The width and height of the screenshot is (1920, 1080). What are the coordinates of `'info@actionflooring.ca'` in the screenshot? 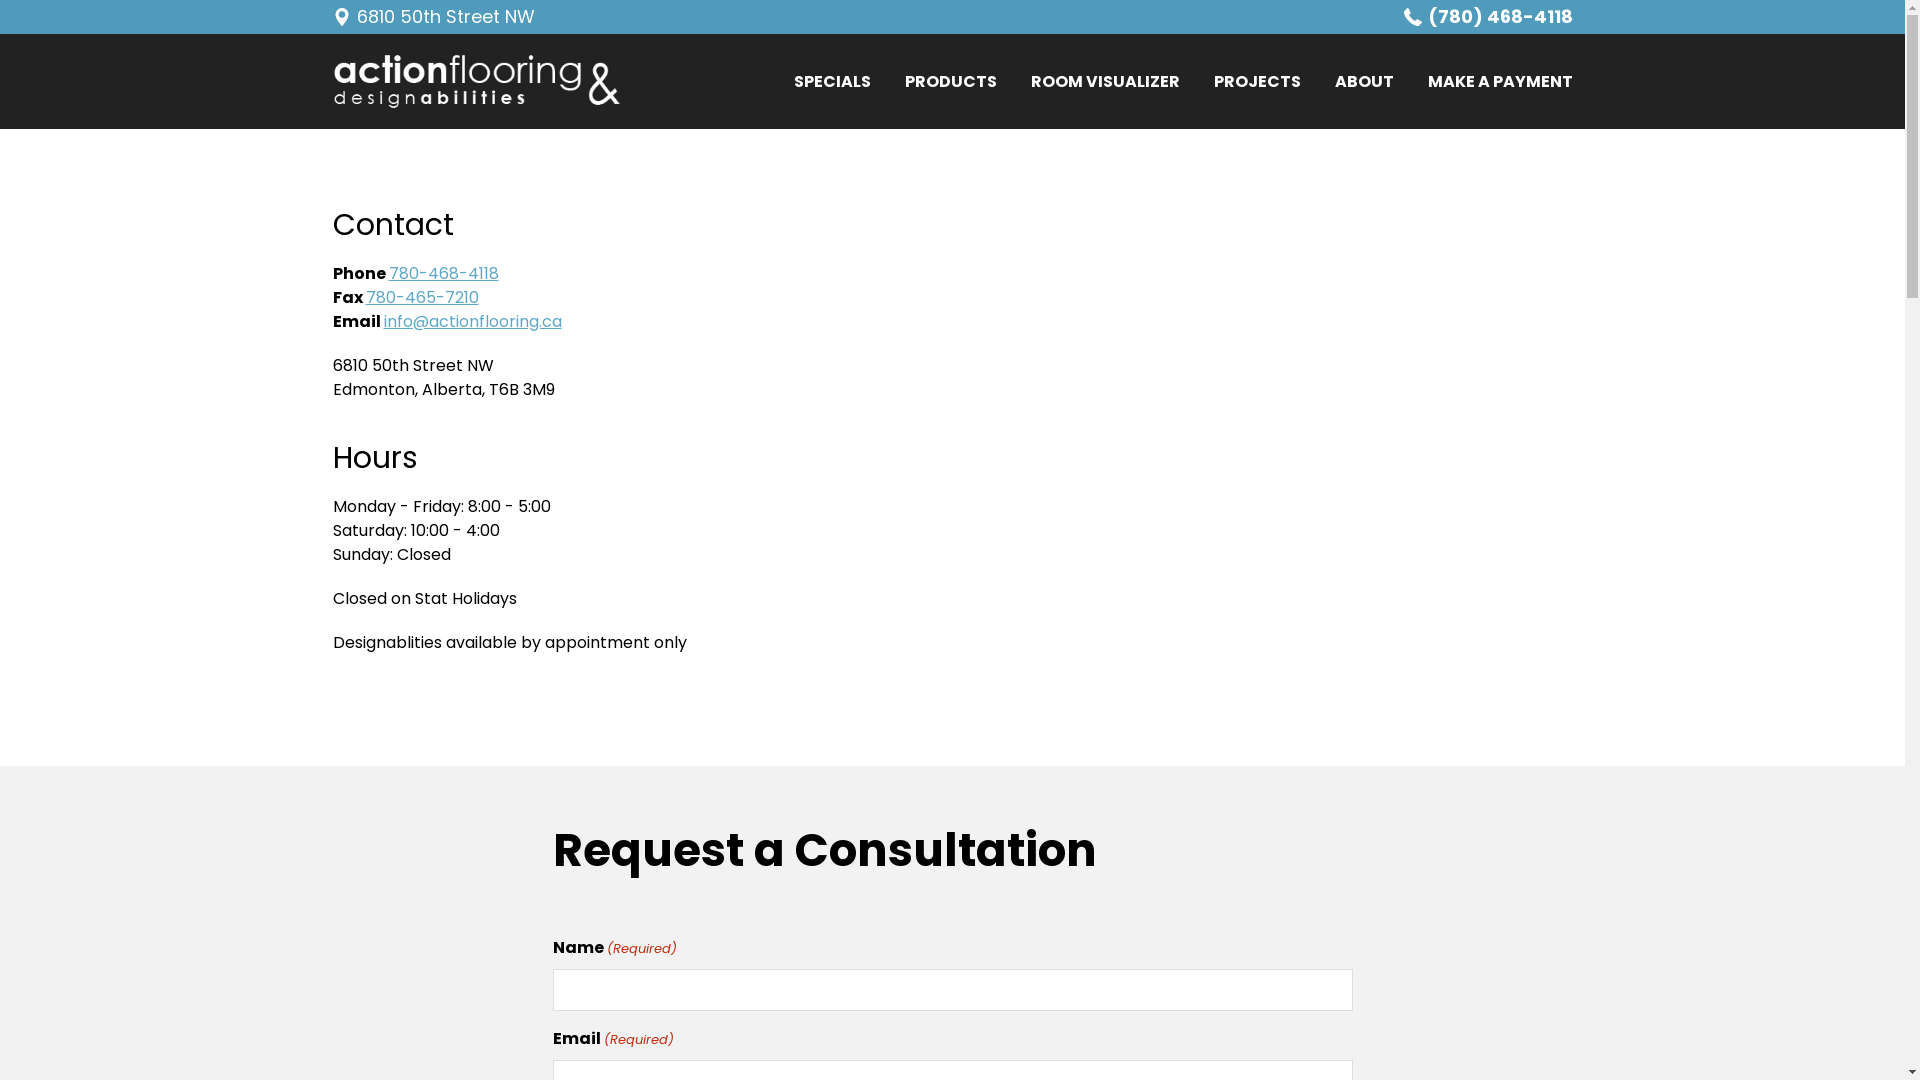 It's located at (472, 320).